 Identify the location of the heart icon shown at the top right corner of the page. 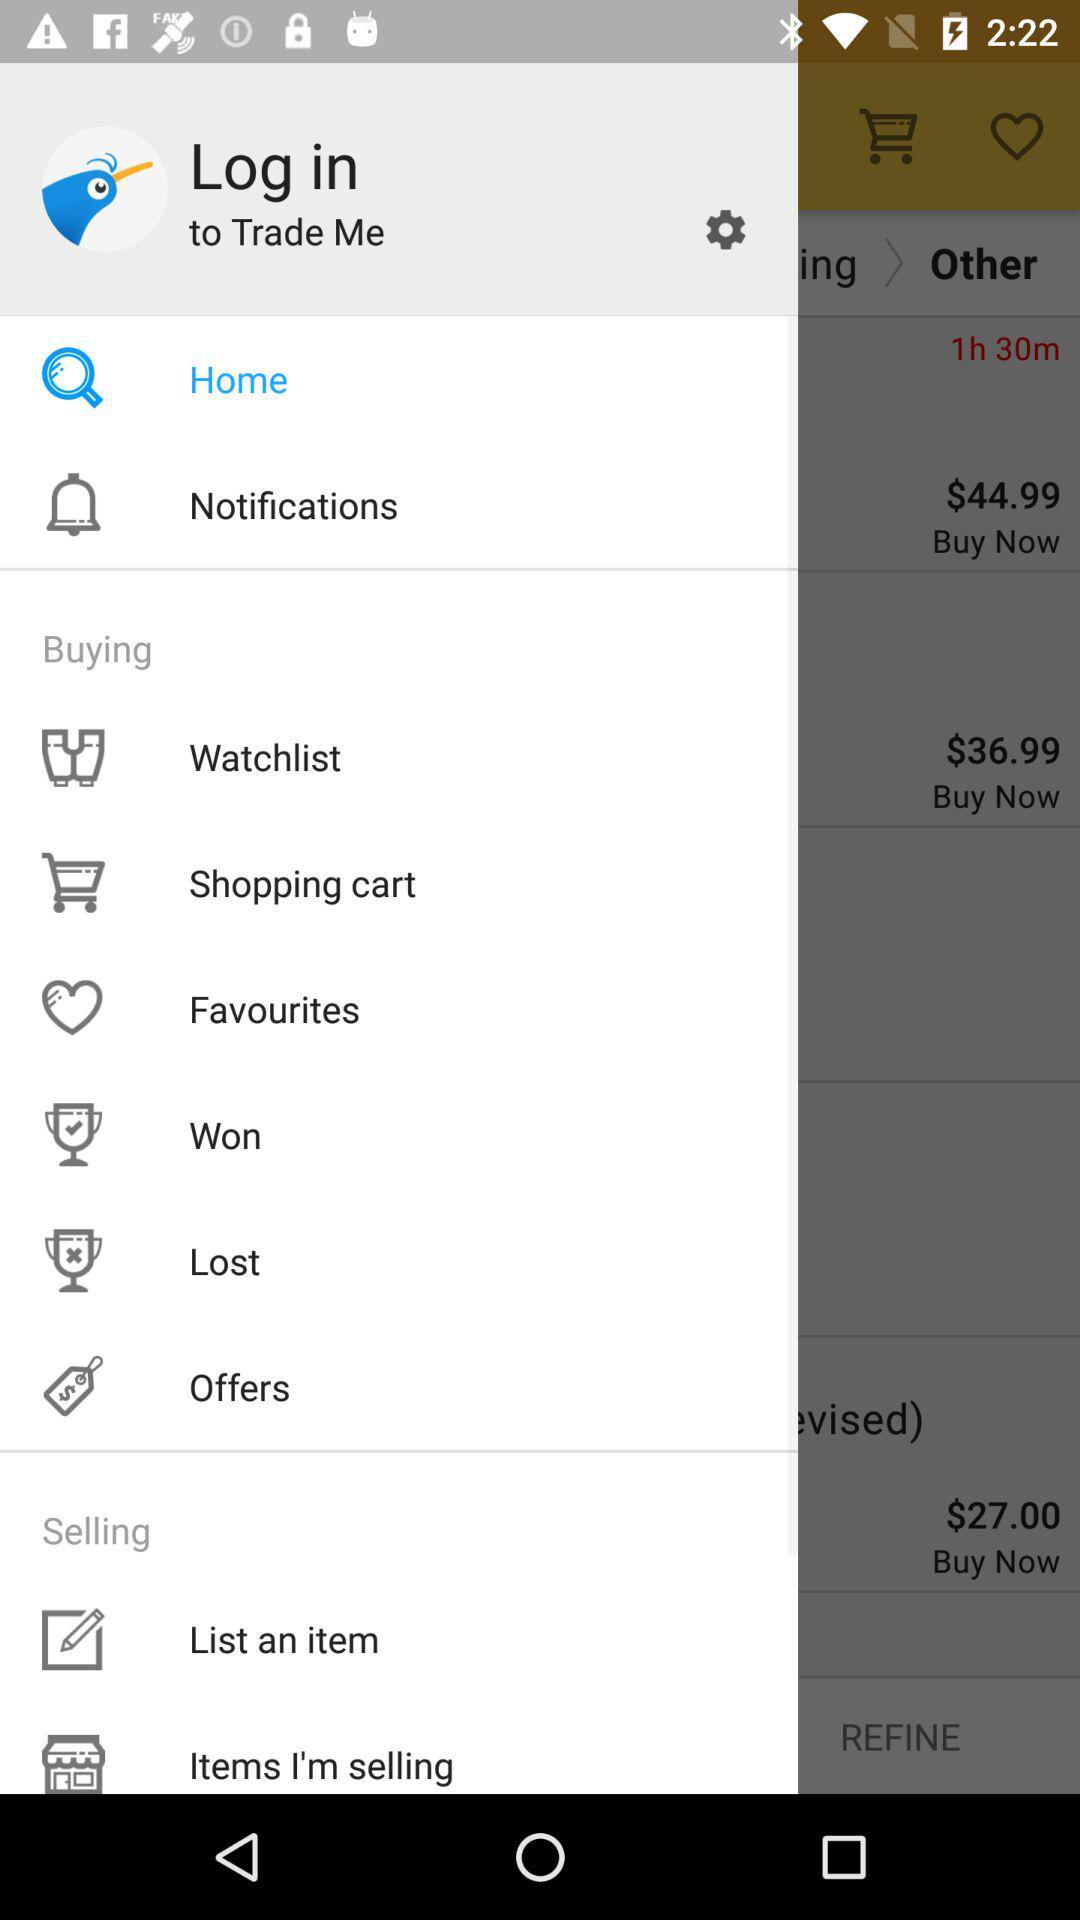
(1017, 136).